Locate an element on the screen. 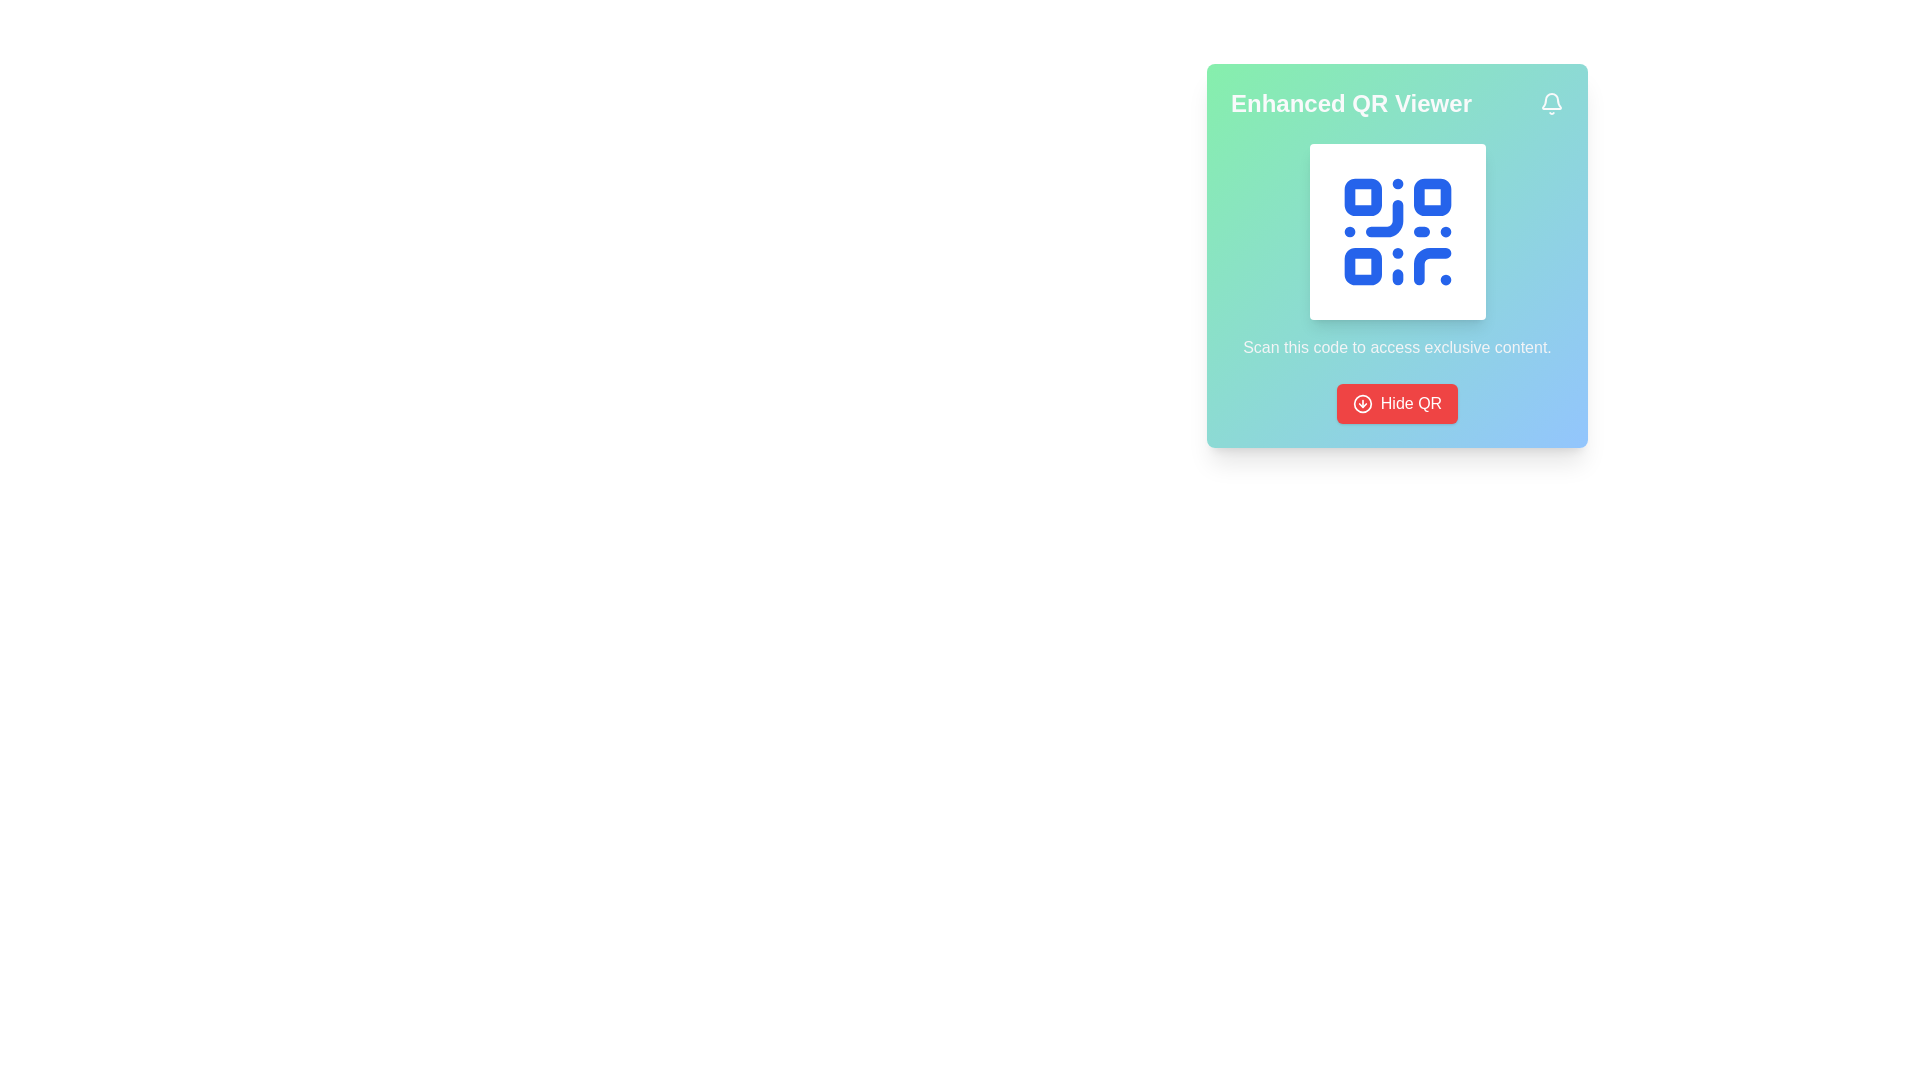 The width and height of the screenshot is (1920, 1080). the blue QR code styled icon located in the upper-right segment of the interface, which is the primary visual element within the card near the 'Enhanced QR Viewer' title is located at coordinates (1396, 230).